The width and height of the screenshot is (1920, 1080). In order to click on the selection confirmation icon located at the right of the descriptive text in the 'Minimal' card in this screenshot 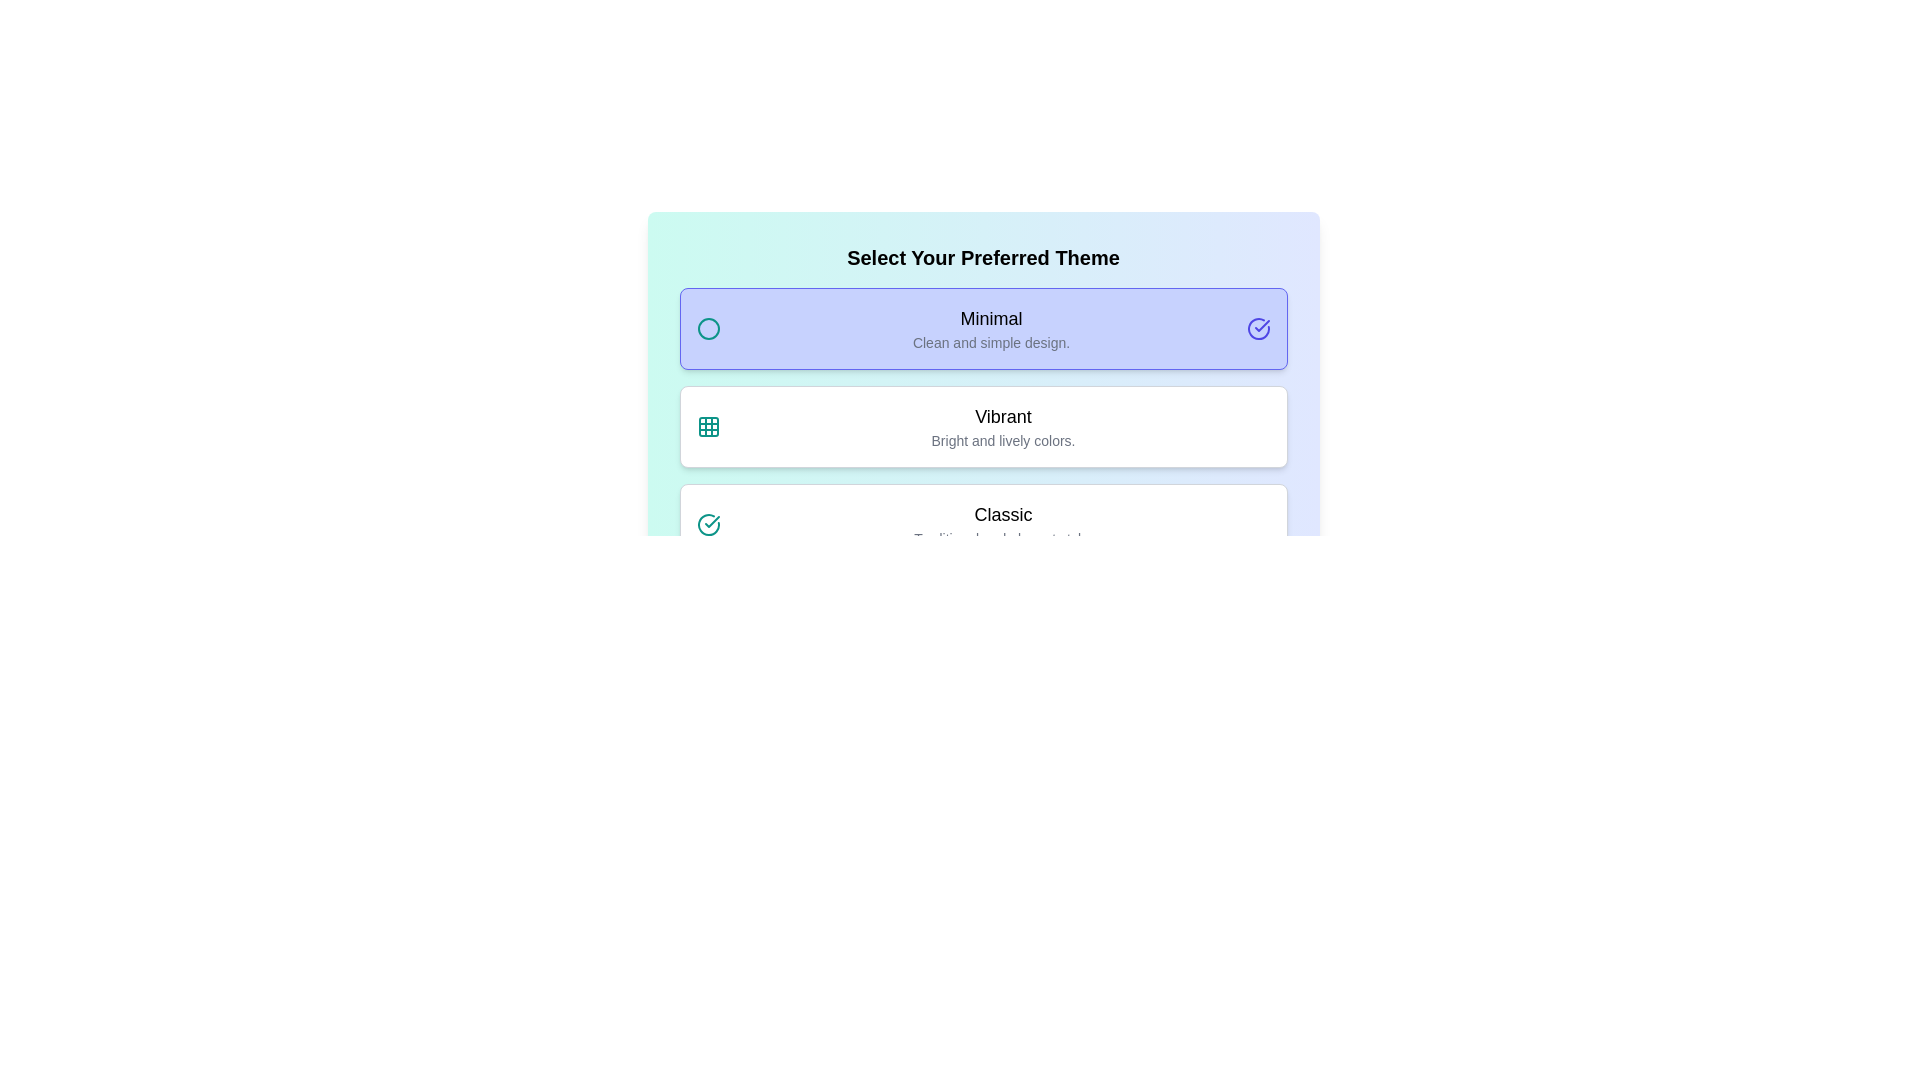, I will do `click(1257, 327)`.